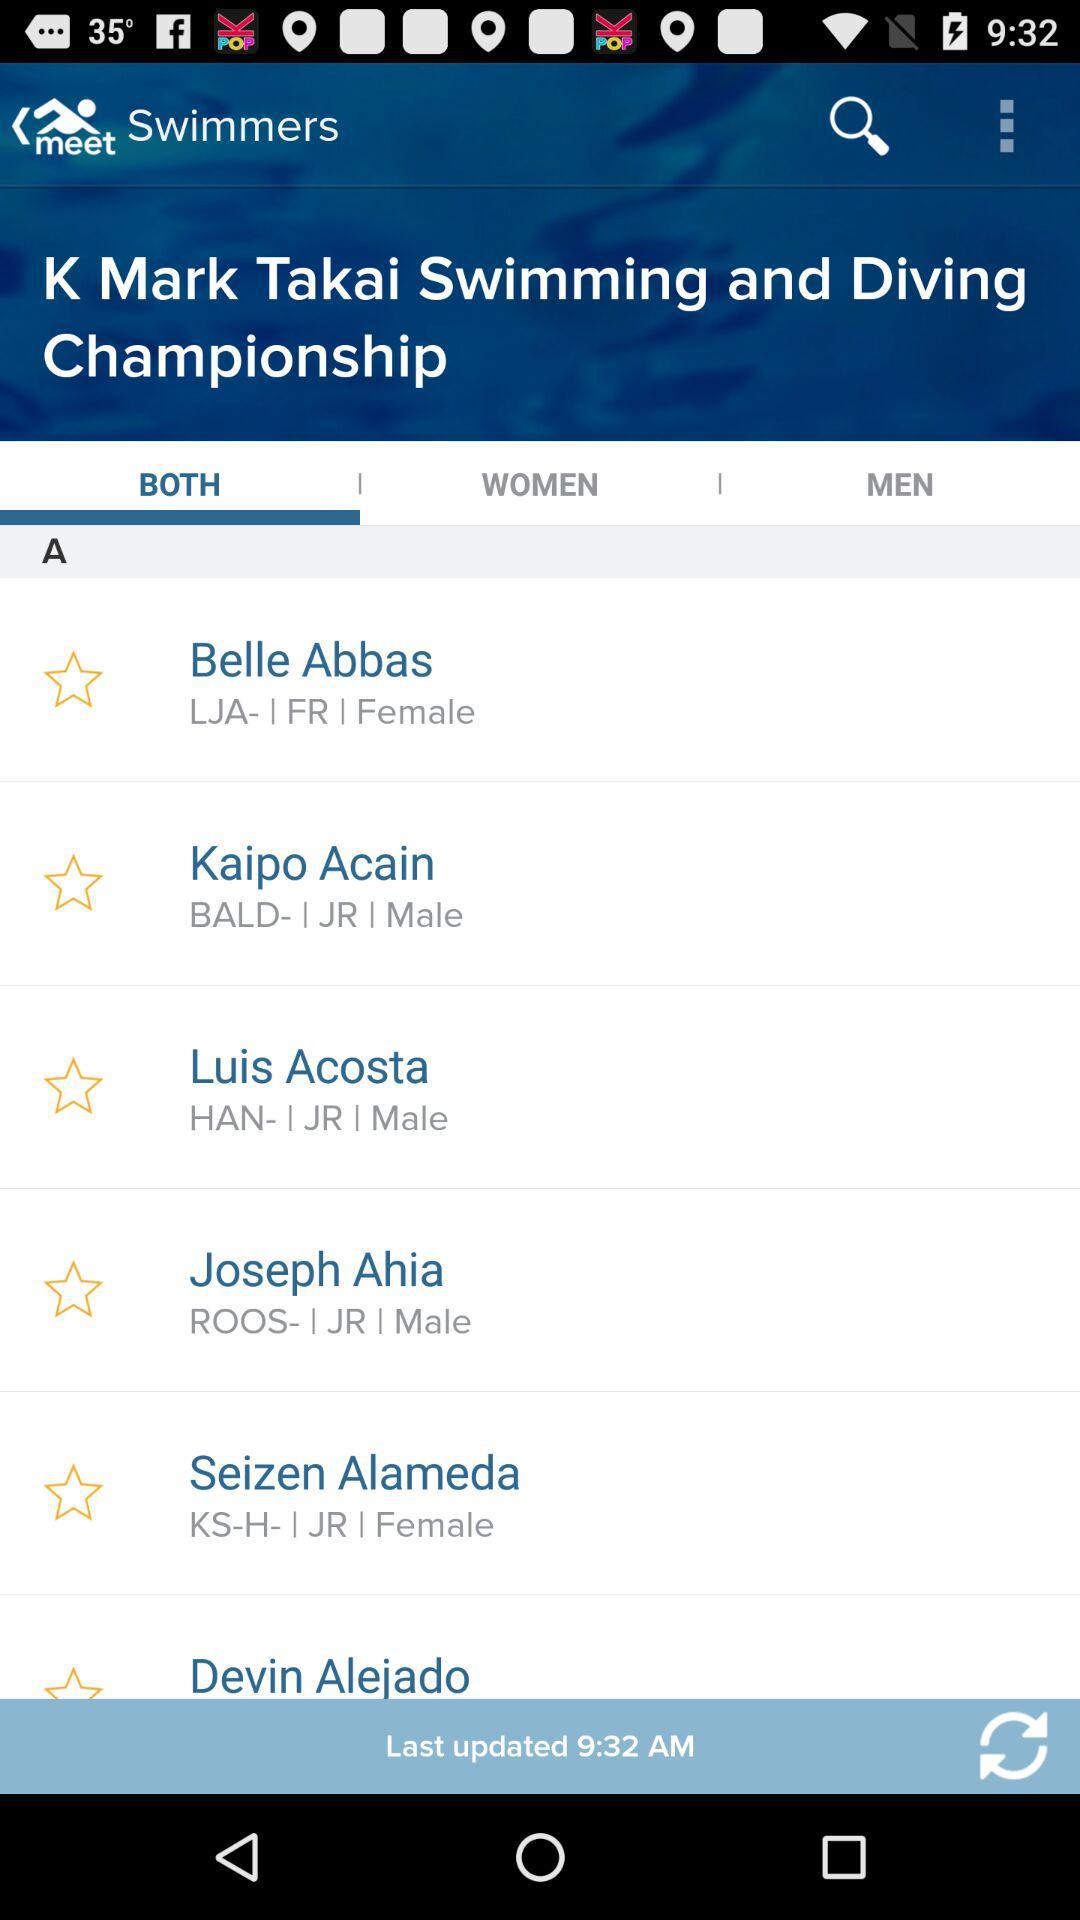 This screenshot has width=1080, height=1920. Describe the element at coordinates (72, 1290) in the screenshot. I see `this option was favourite button` at that location.